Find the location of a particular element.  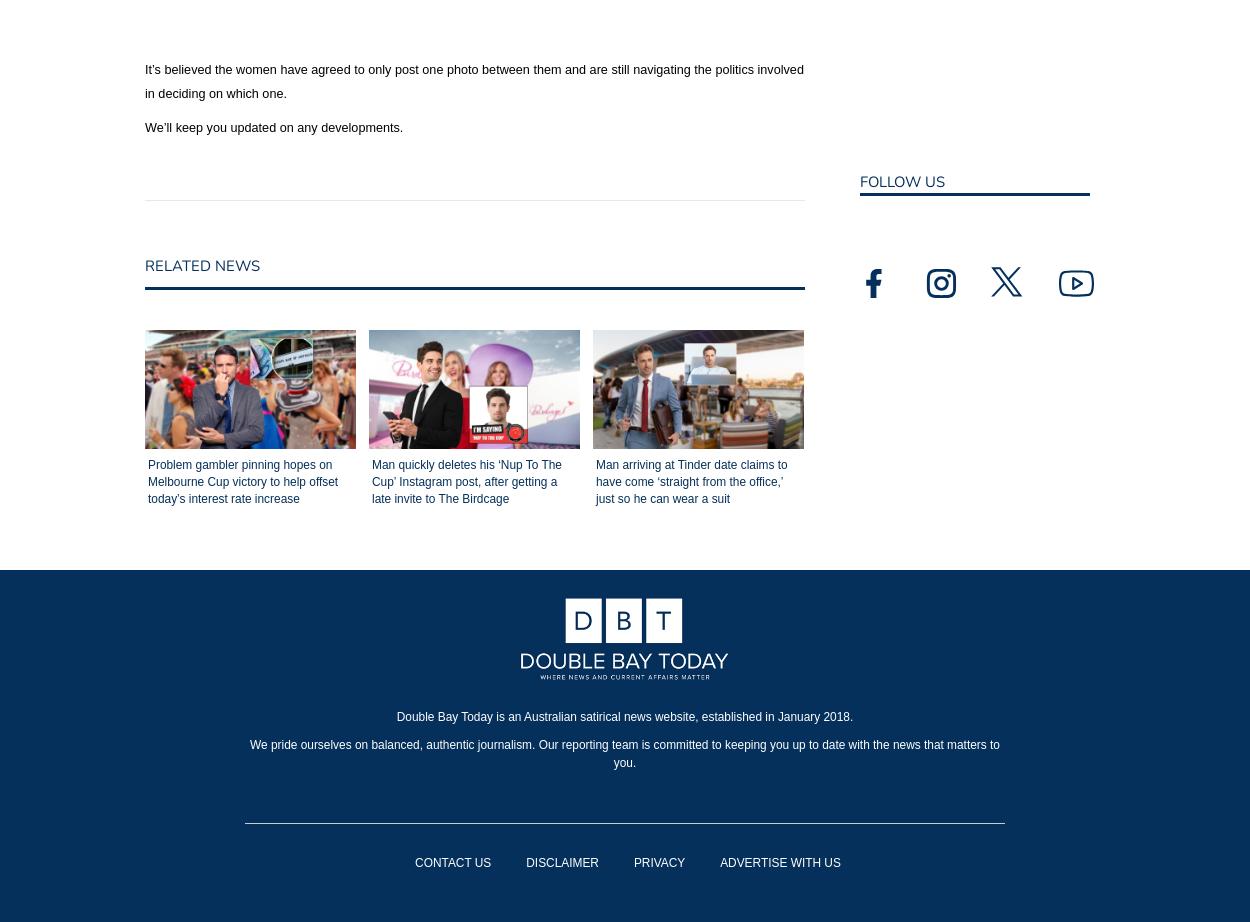

'PRIVACY' is located at coordinates (659, 860).